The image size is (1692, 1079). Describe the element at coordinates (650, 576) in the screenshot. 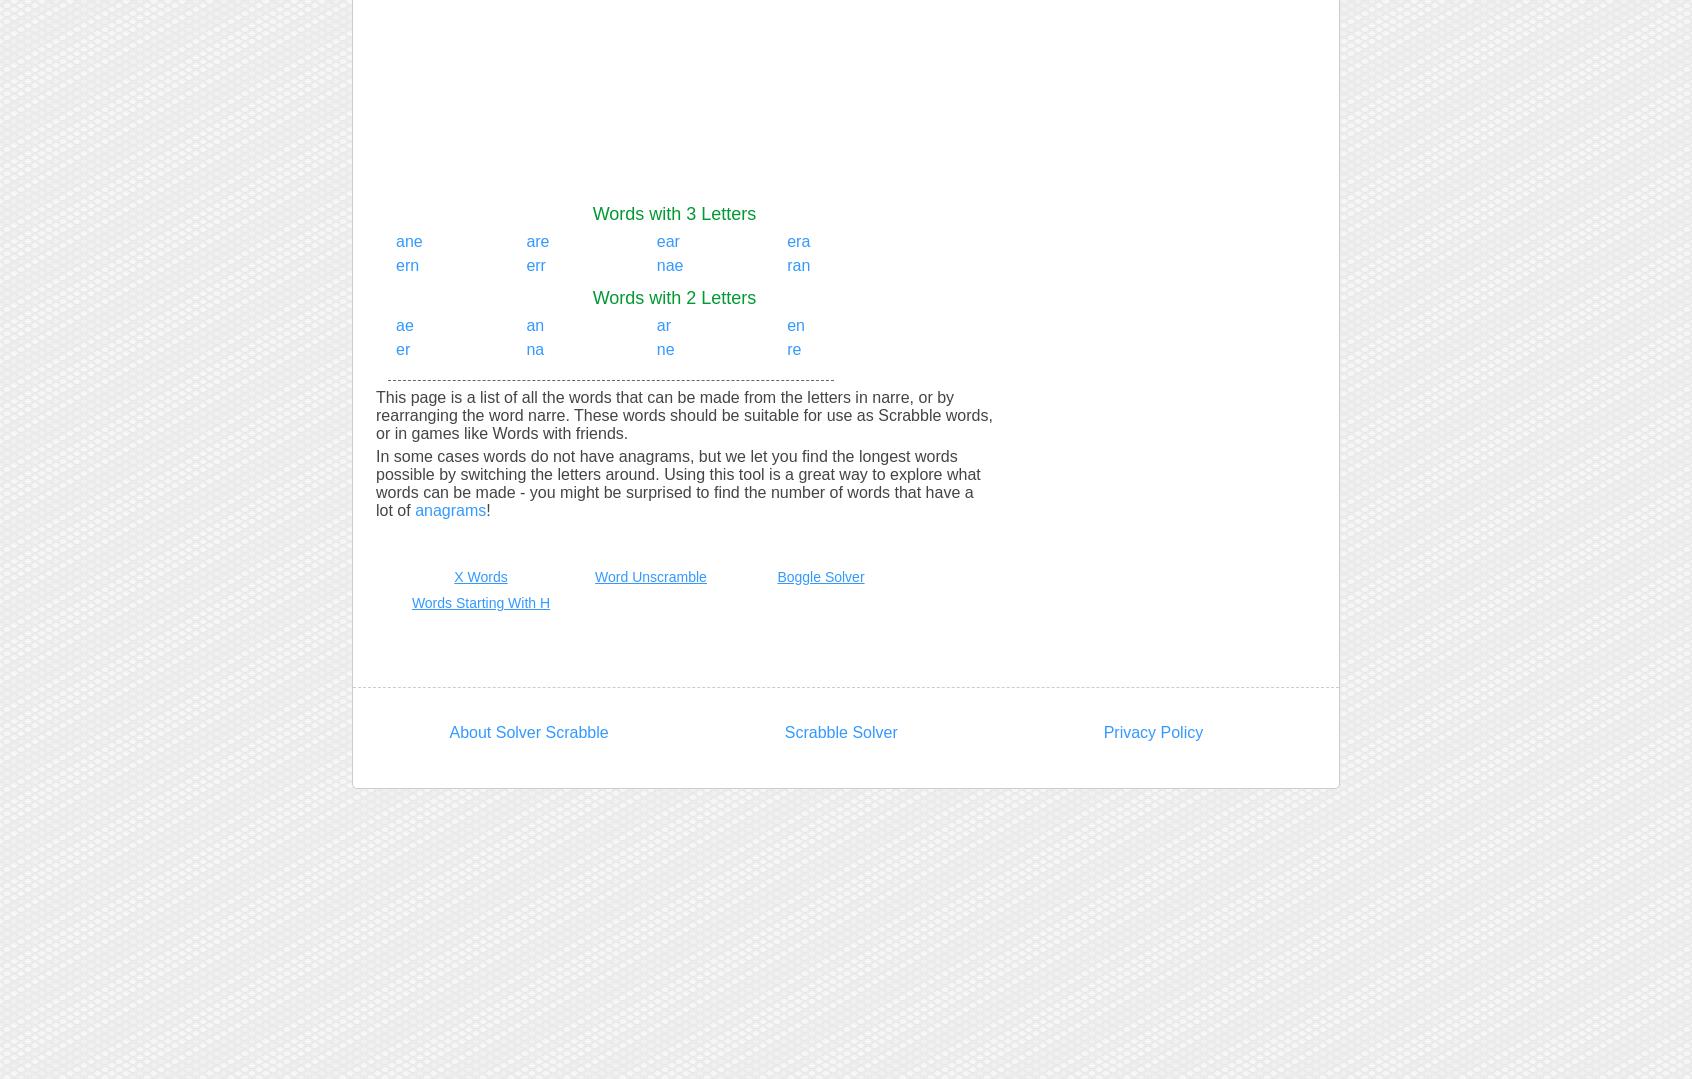

I see `'Word Unscramble'` at that location.